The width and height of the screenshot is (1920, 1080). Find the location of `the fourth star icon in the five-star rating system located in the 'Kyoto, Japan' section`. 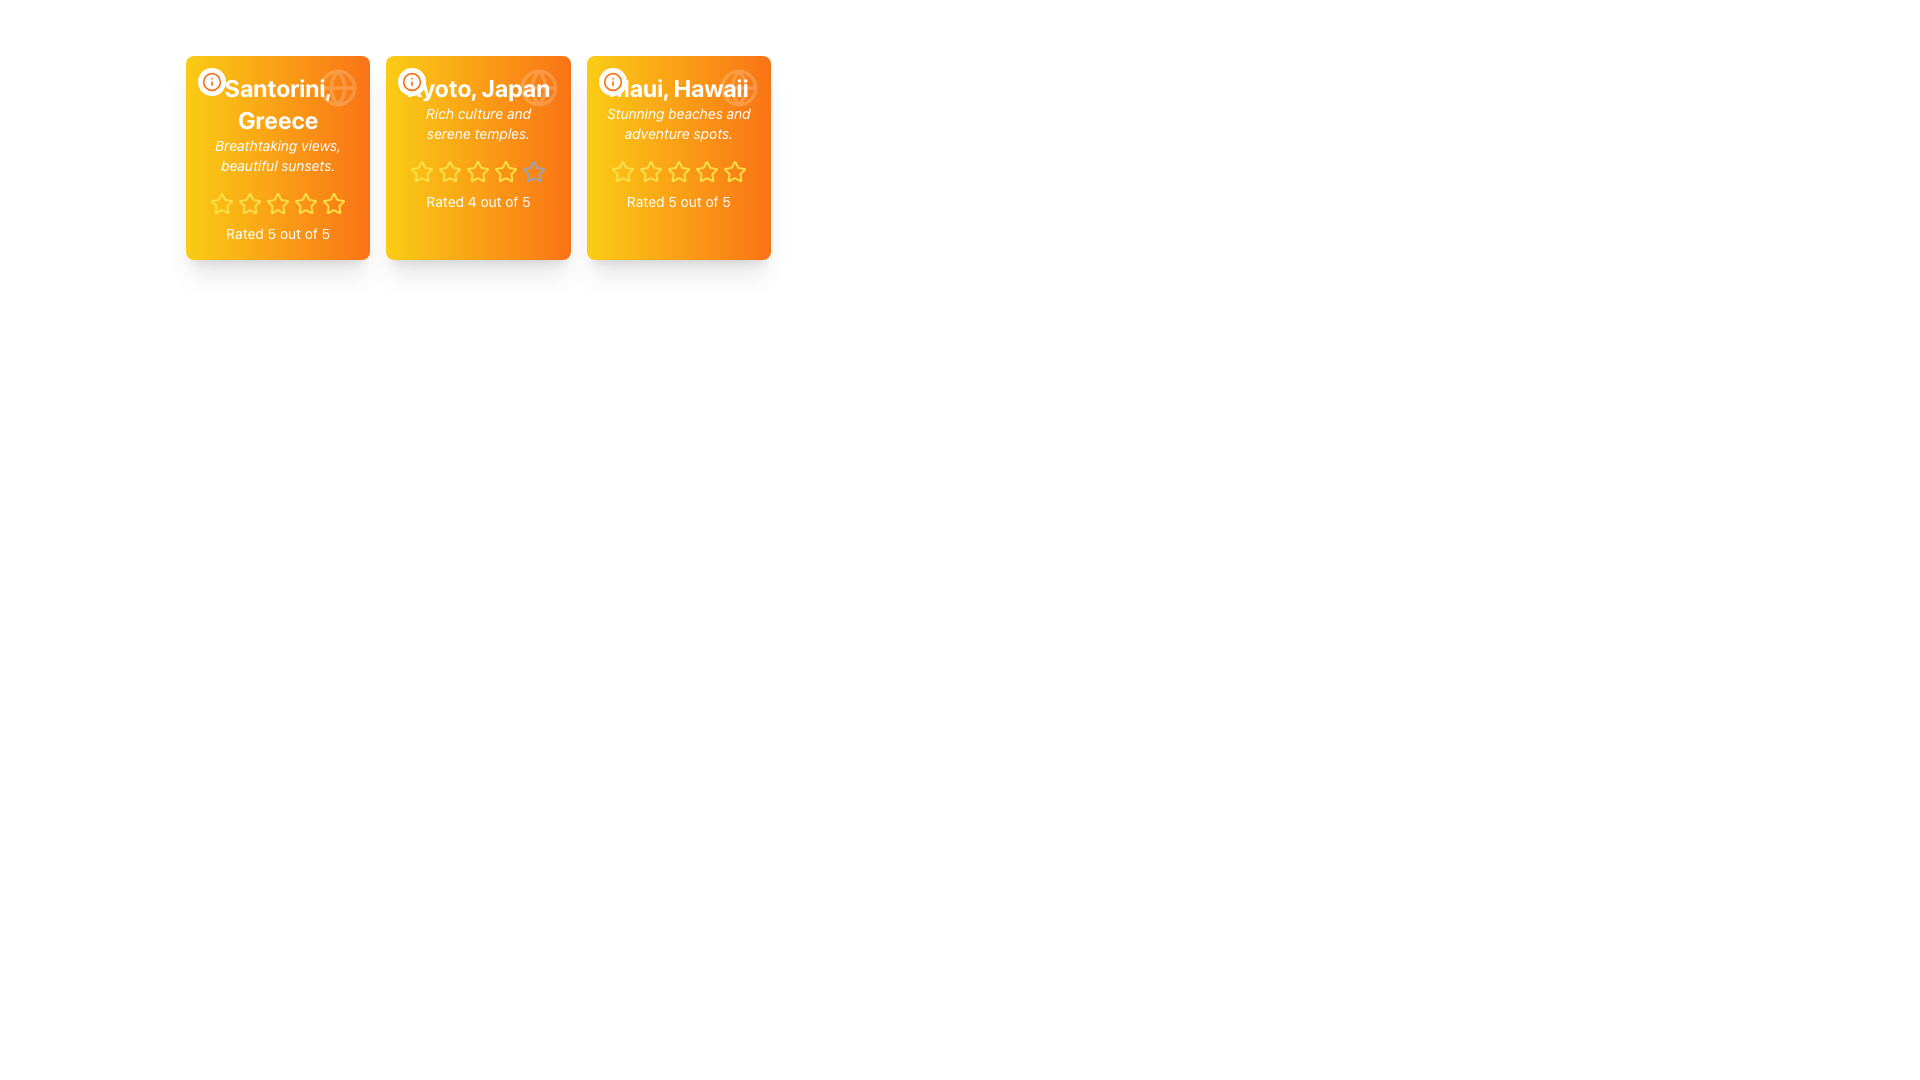

the fourth star icon in the five-star rating system located in the 'Kyoto, Japan' section is located at coordinates (505, 169).